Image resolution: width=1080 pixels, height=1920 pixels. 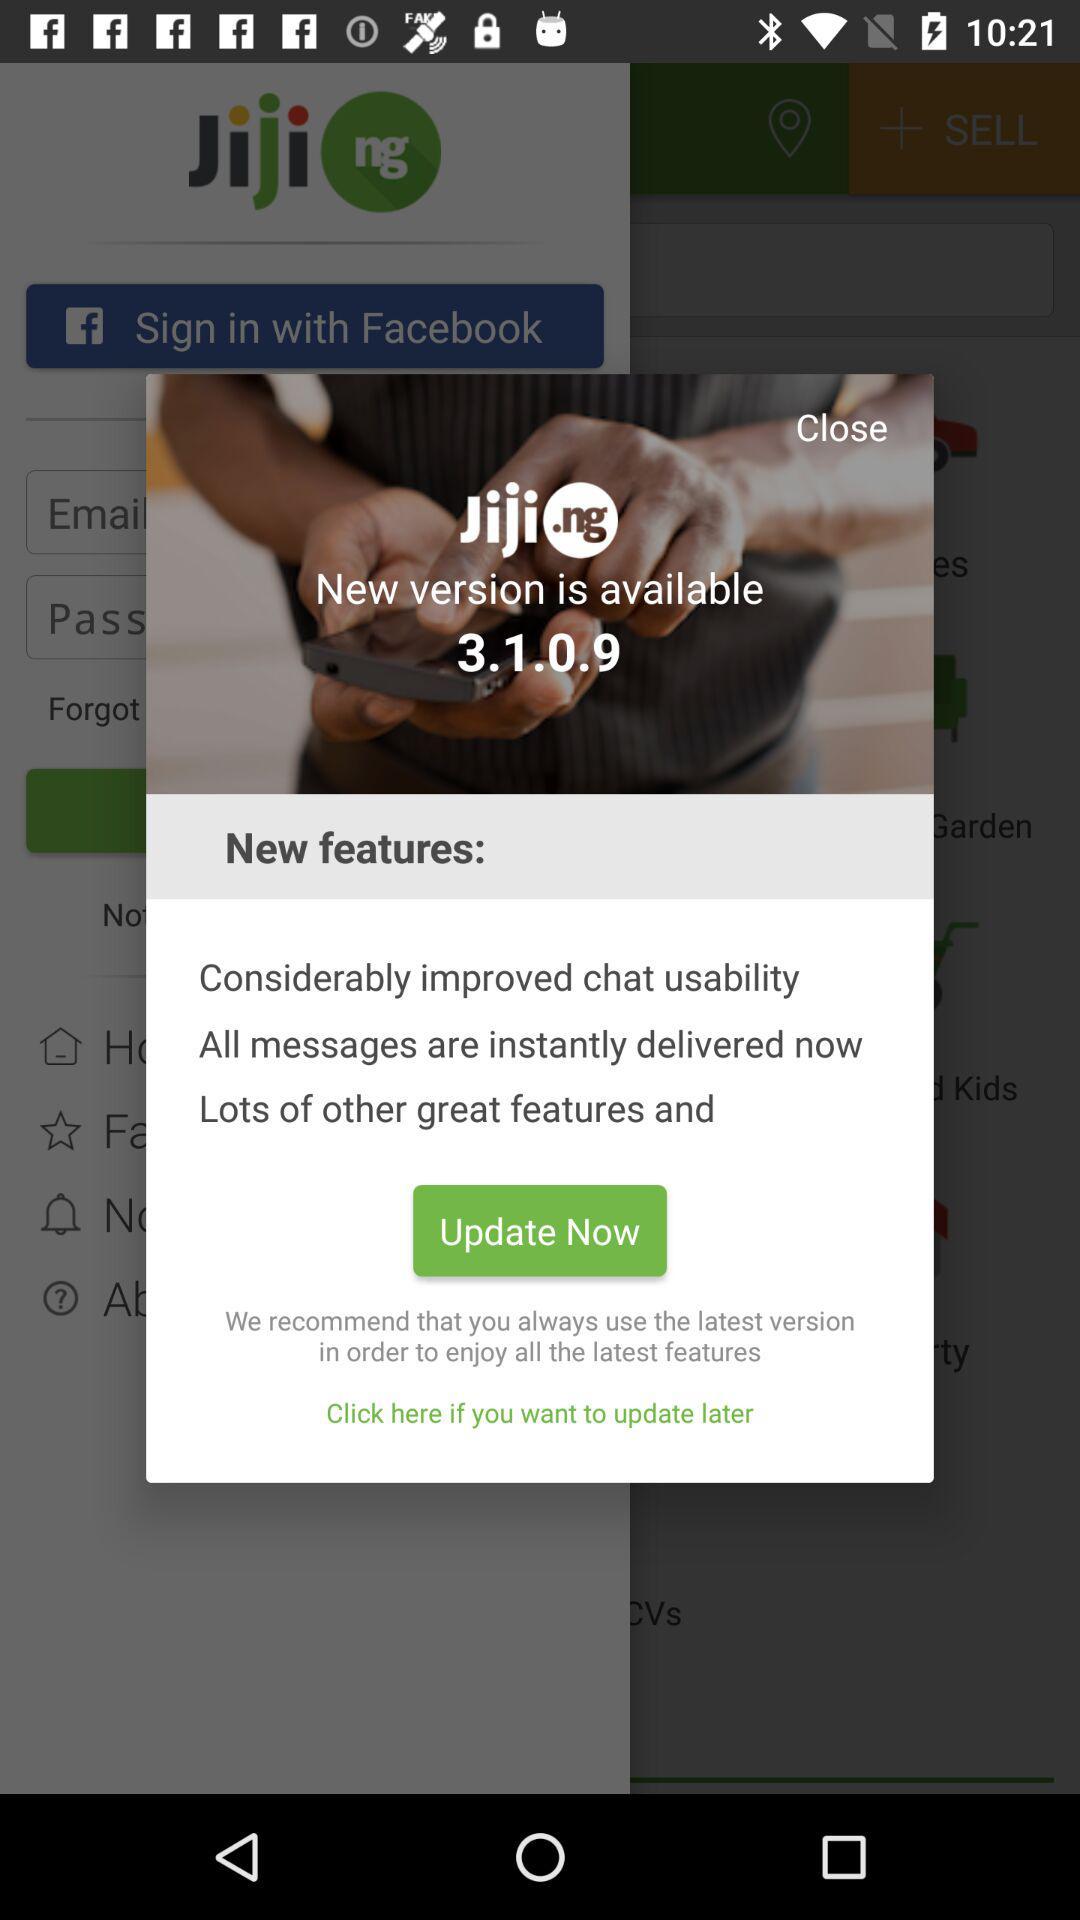 I want to click on the item below the we recommend that icon, so click(x=540, y=1411).